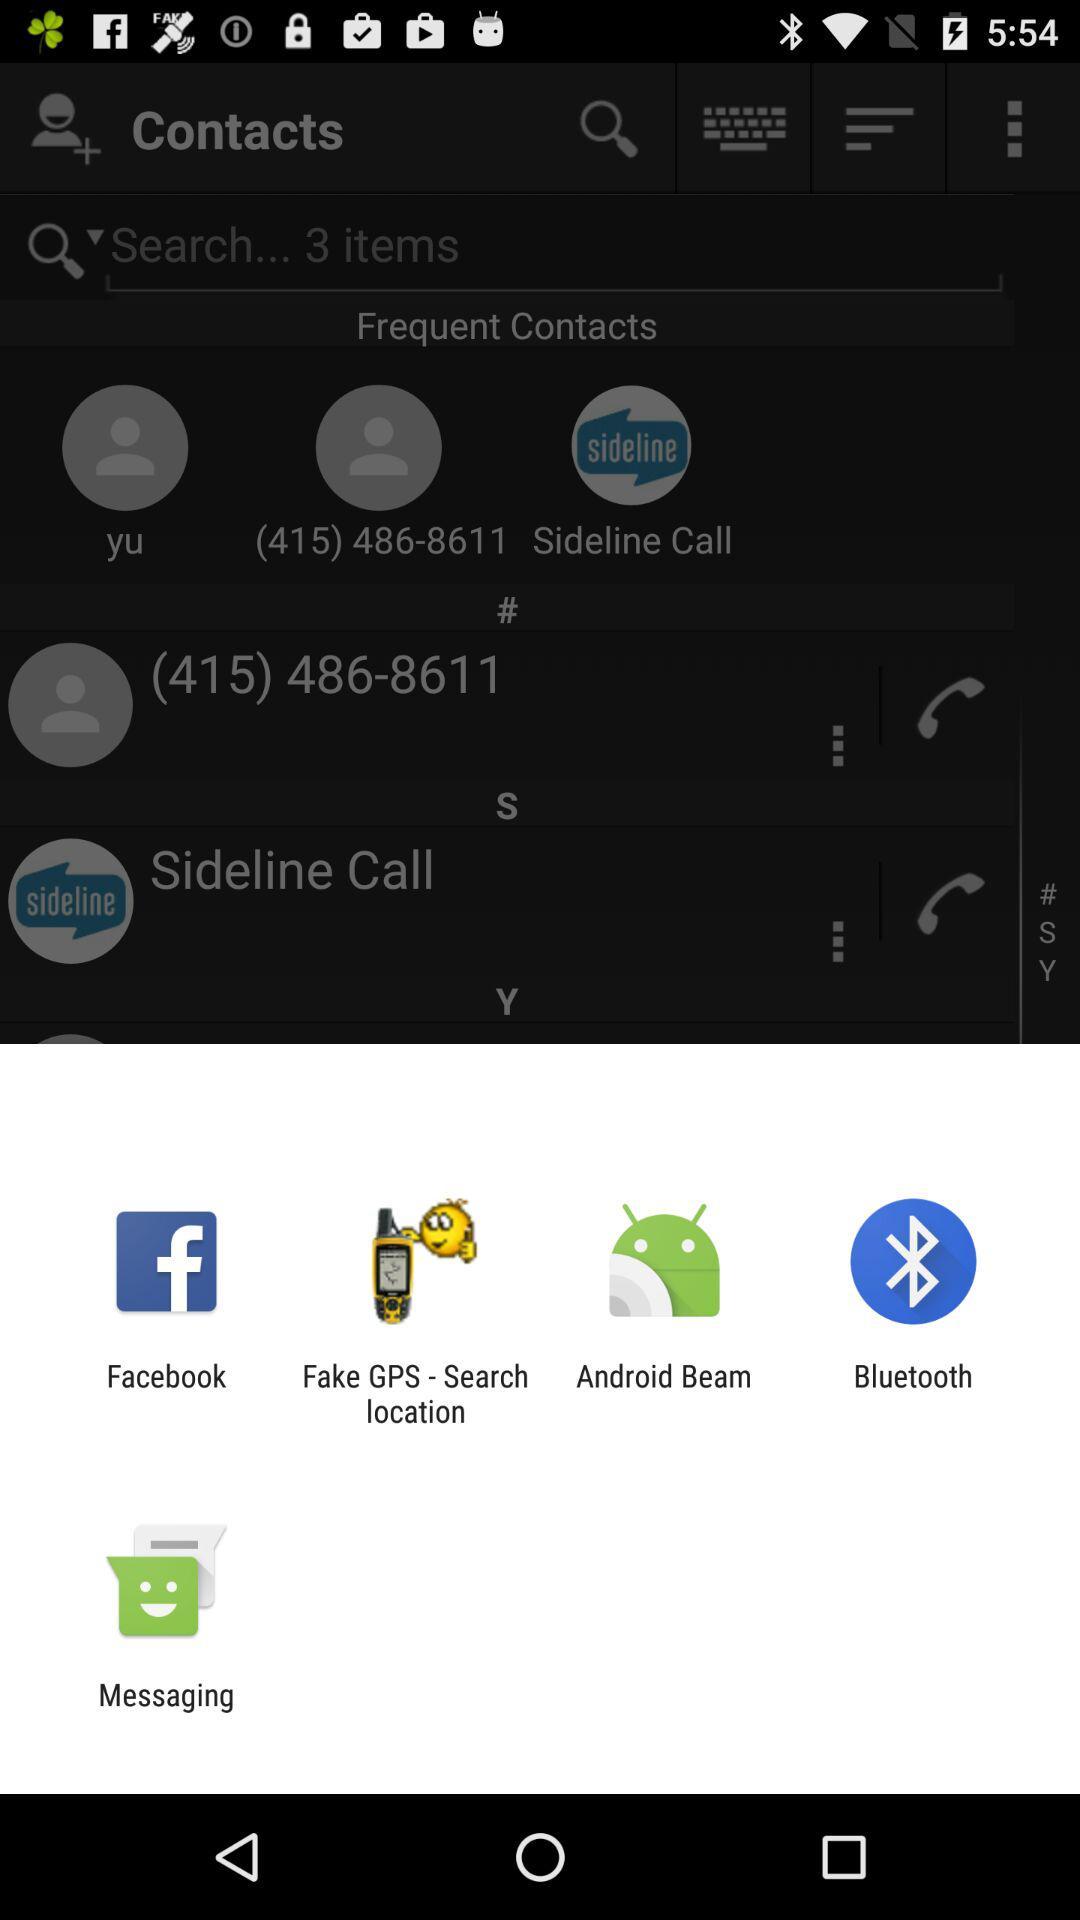 The height and width of the screenshot is (1920, 1080). I want to click on icon to the right of facebook app, so click(414, 1392).